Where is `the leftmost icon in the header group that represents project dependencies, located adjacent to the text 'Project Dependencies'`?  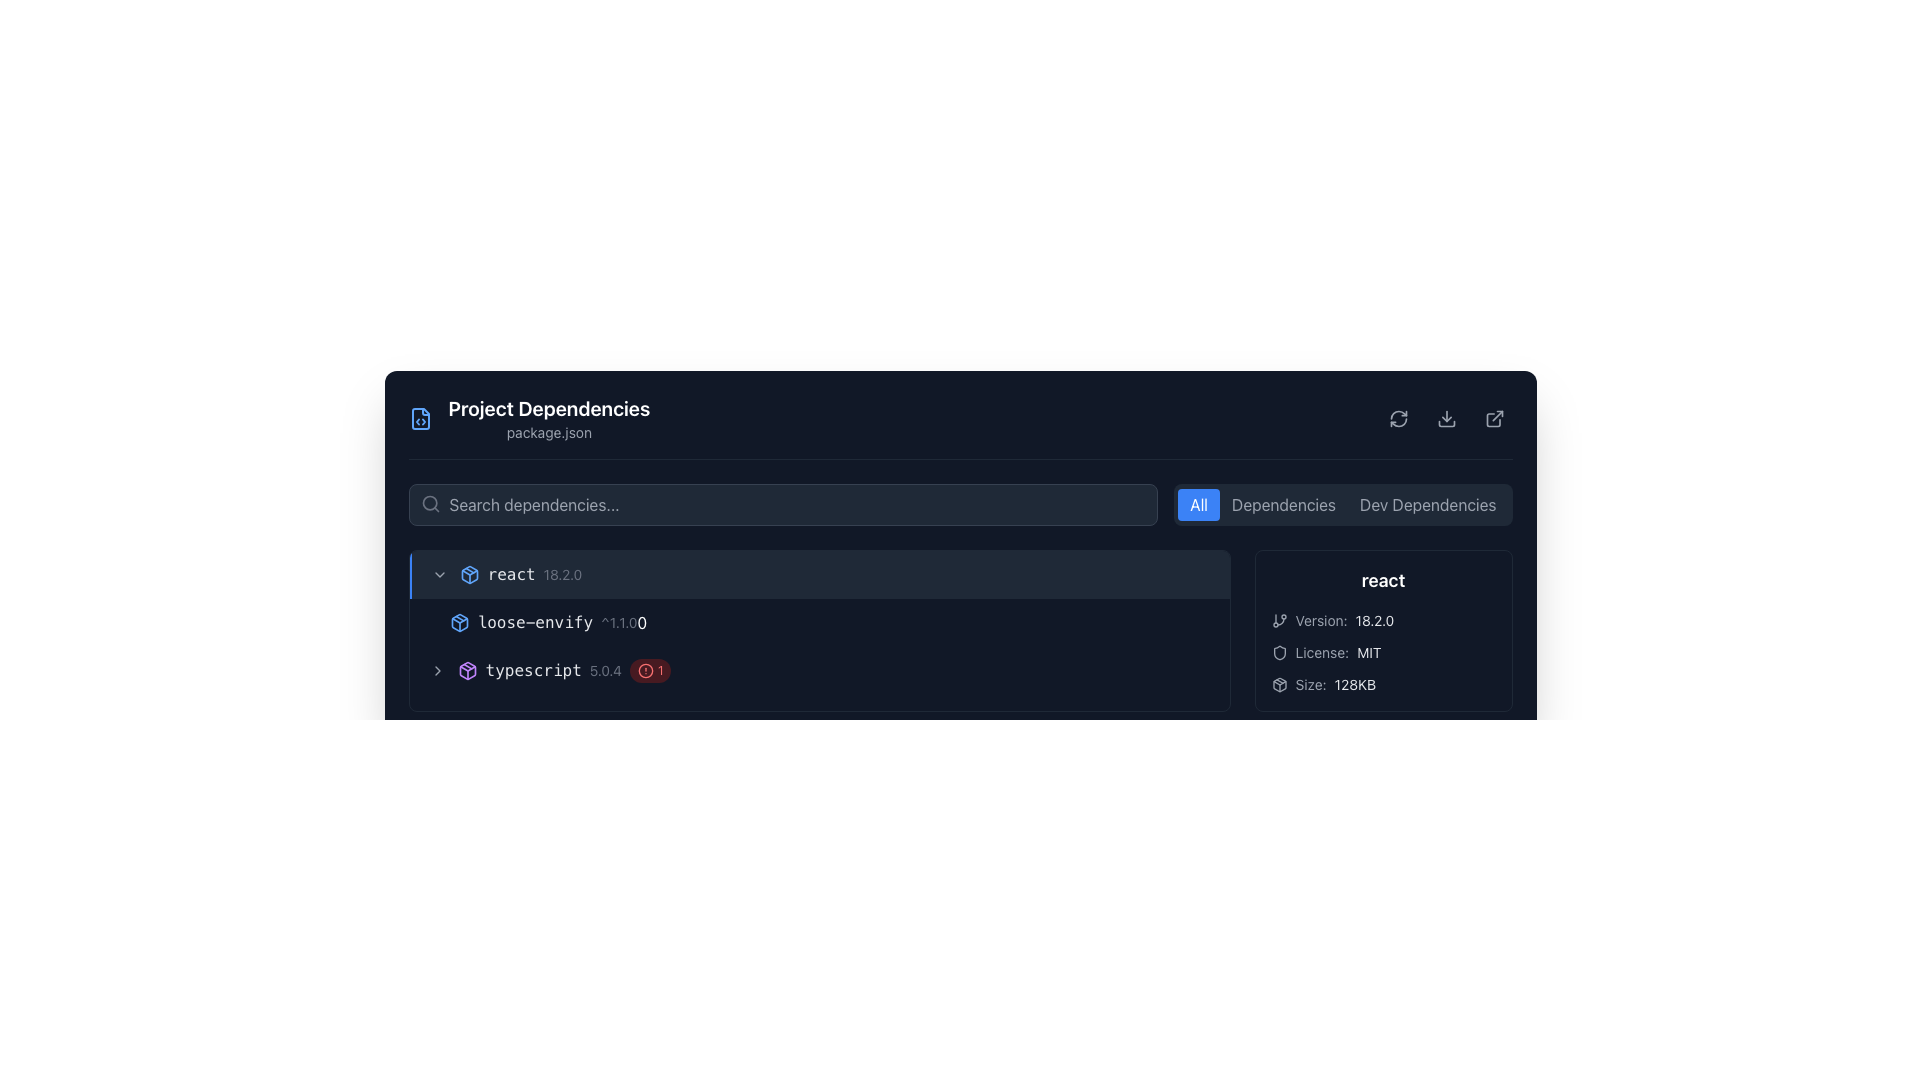 the leftmost icon in the header group that represents project dependencies, located adjacent to the text 'Project Dependencies' is located at coordinates (419, 418).